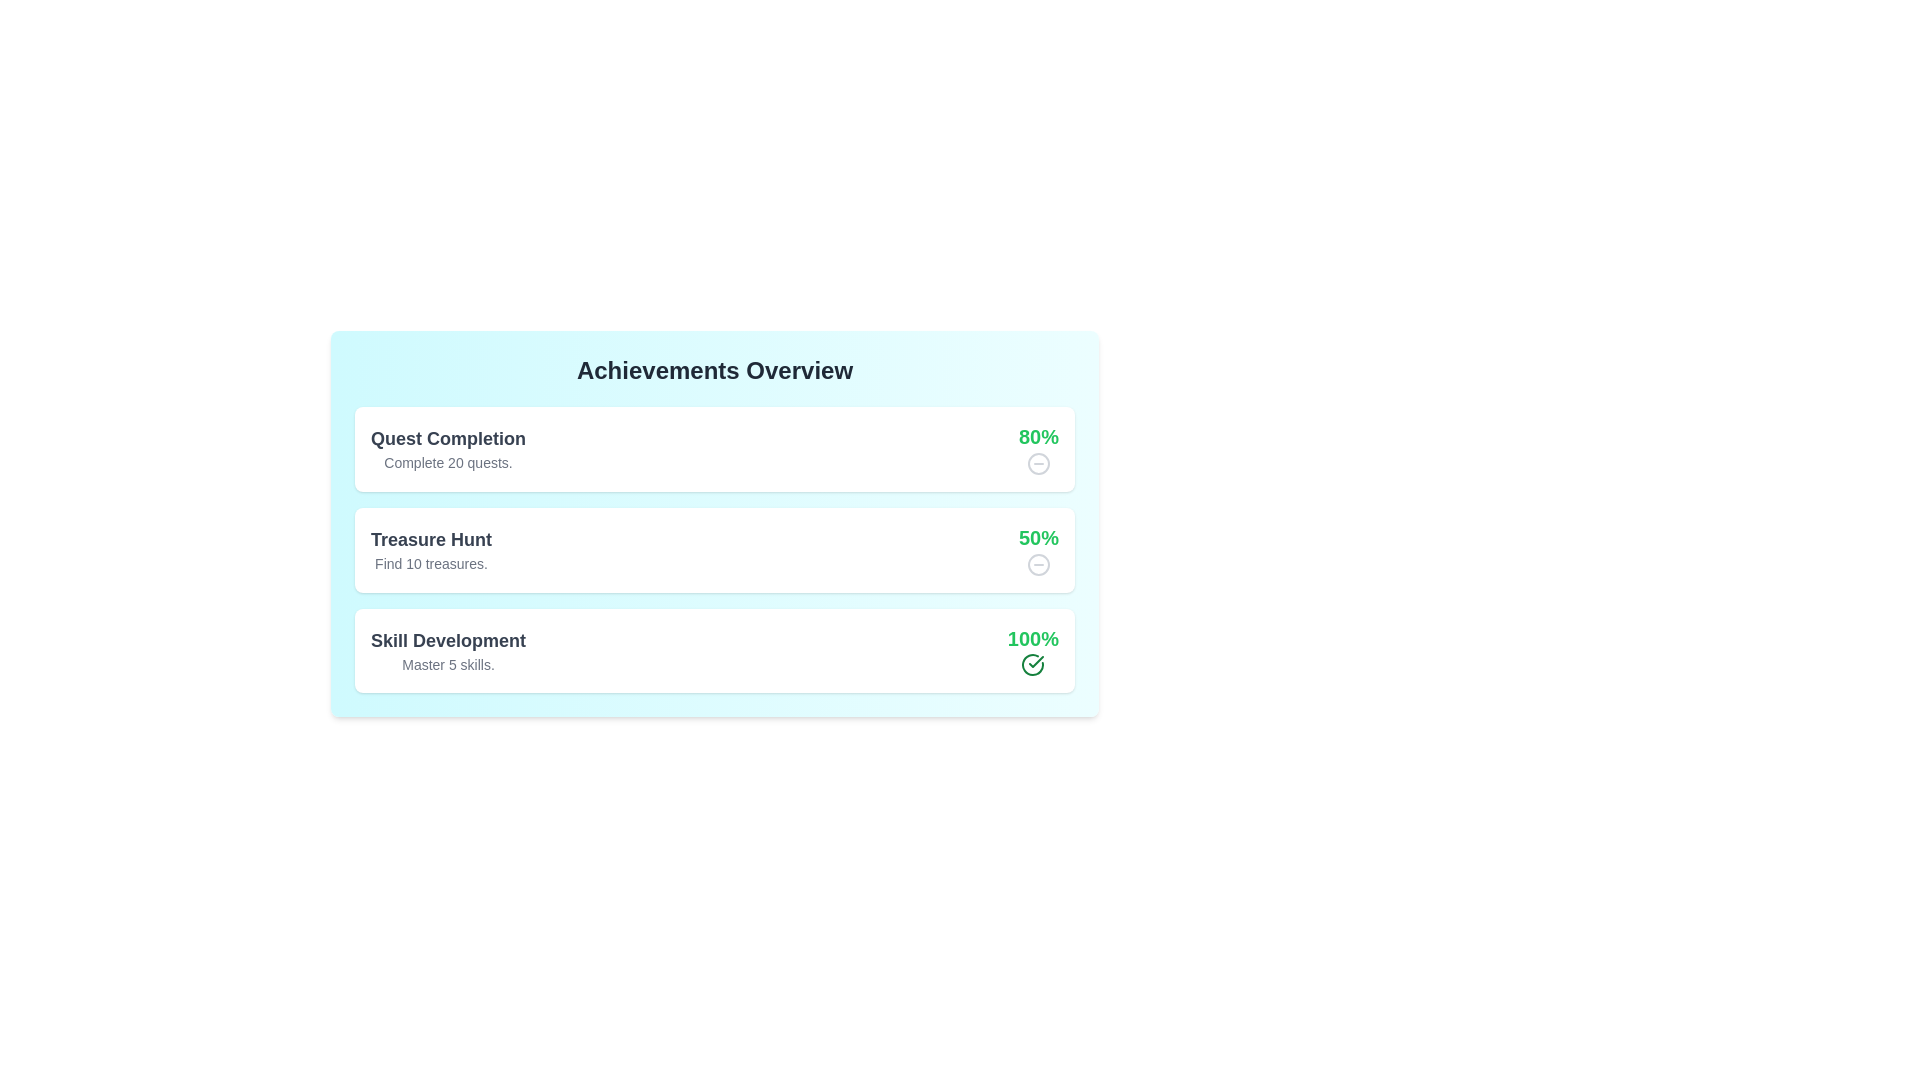 The image size is (1920, 1080). I want to click on the 'Skill Development' achievement completion icon, which indicates a fully completed task with 100%. This icon is the third and last in the list of achievement indicators, positioned to the right of the 'Skill Development' text, so click(1033, 665).